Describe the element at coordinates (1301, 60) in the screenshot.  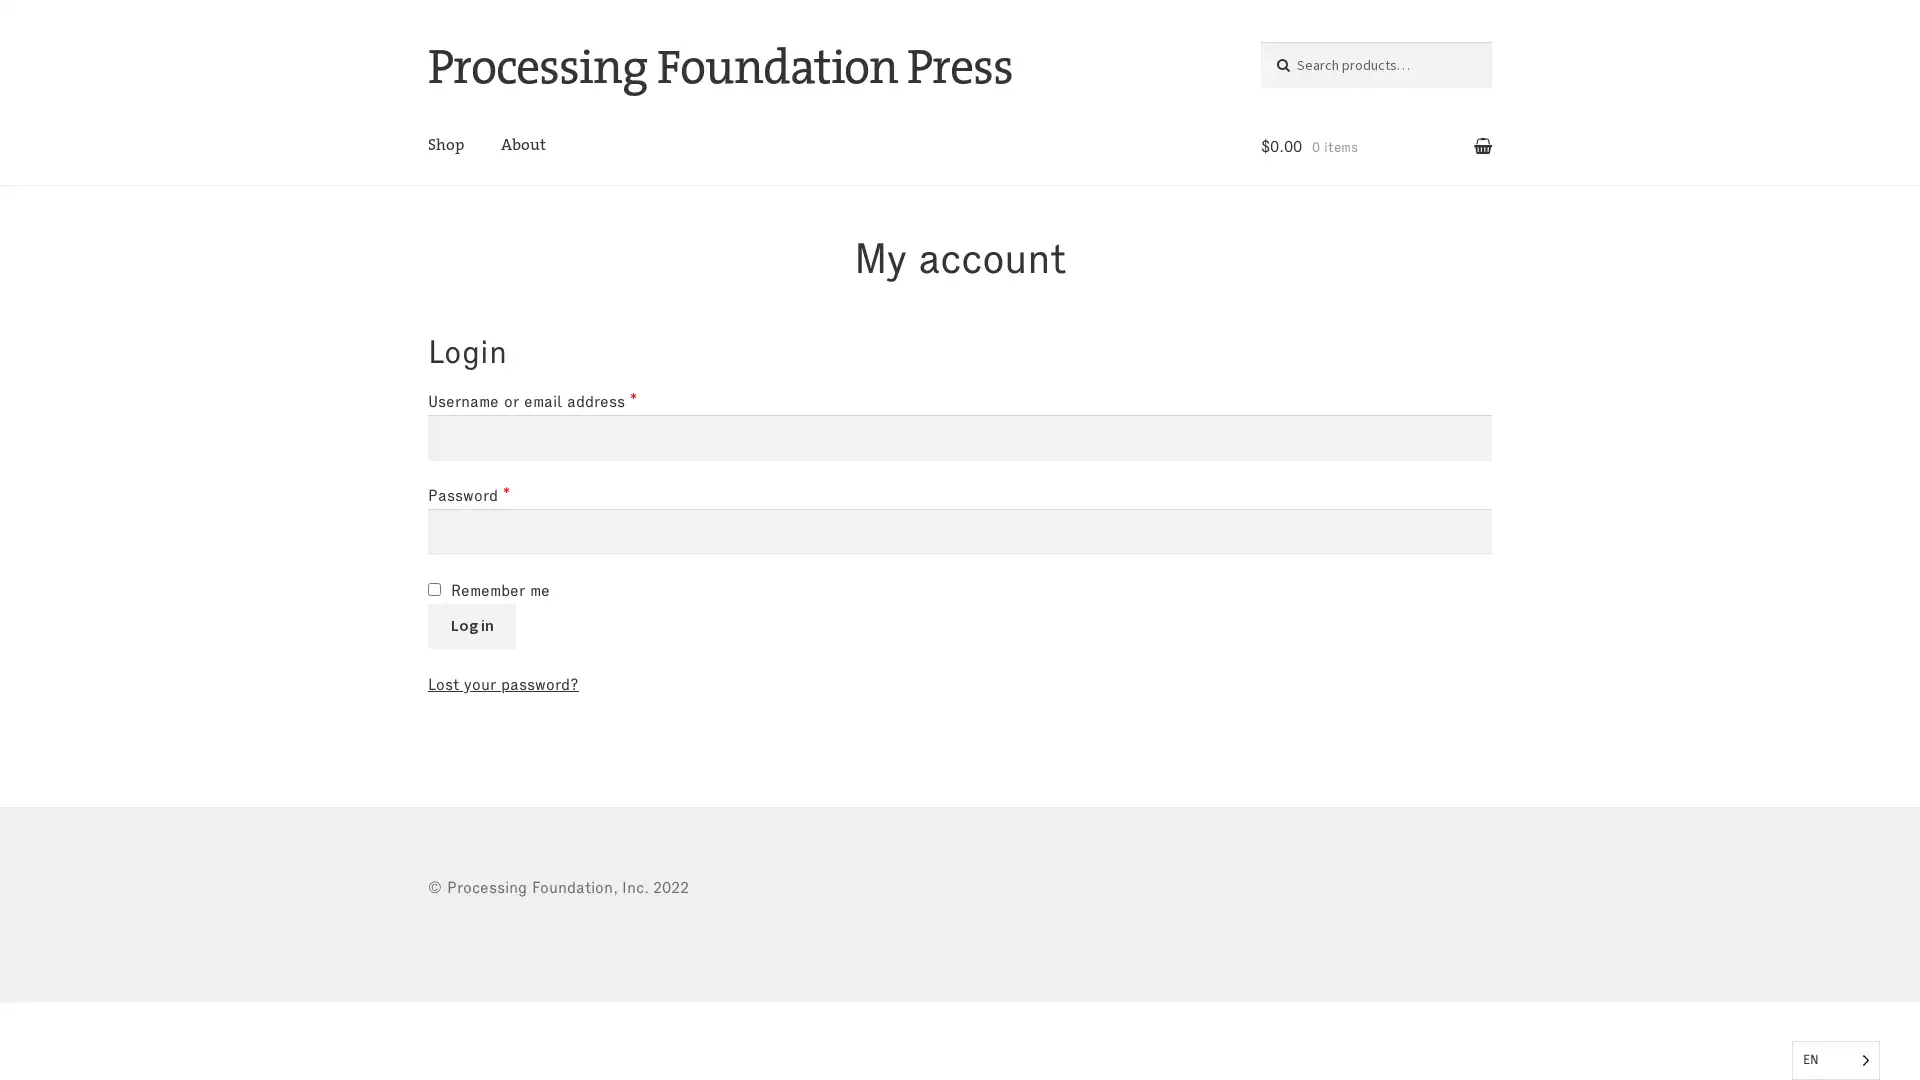
I see `Search` at that location.